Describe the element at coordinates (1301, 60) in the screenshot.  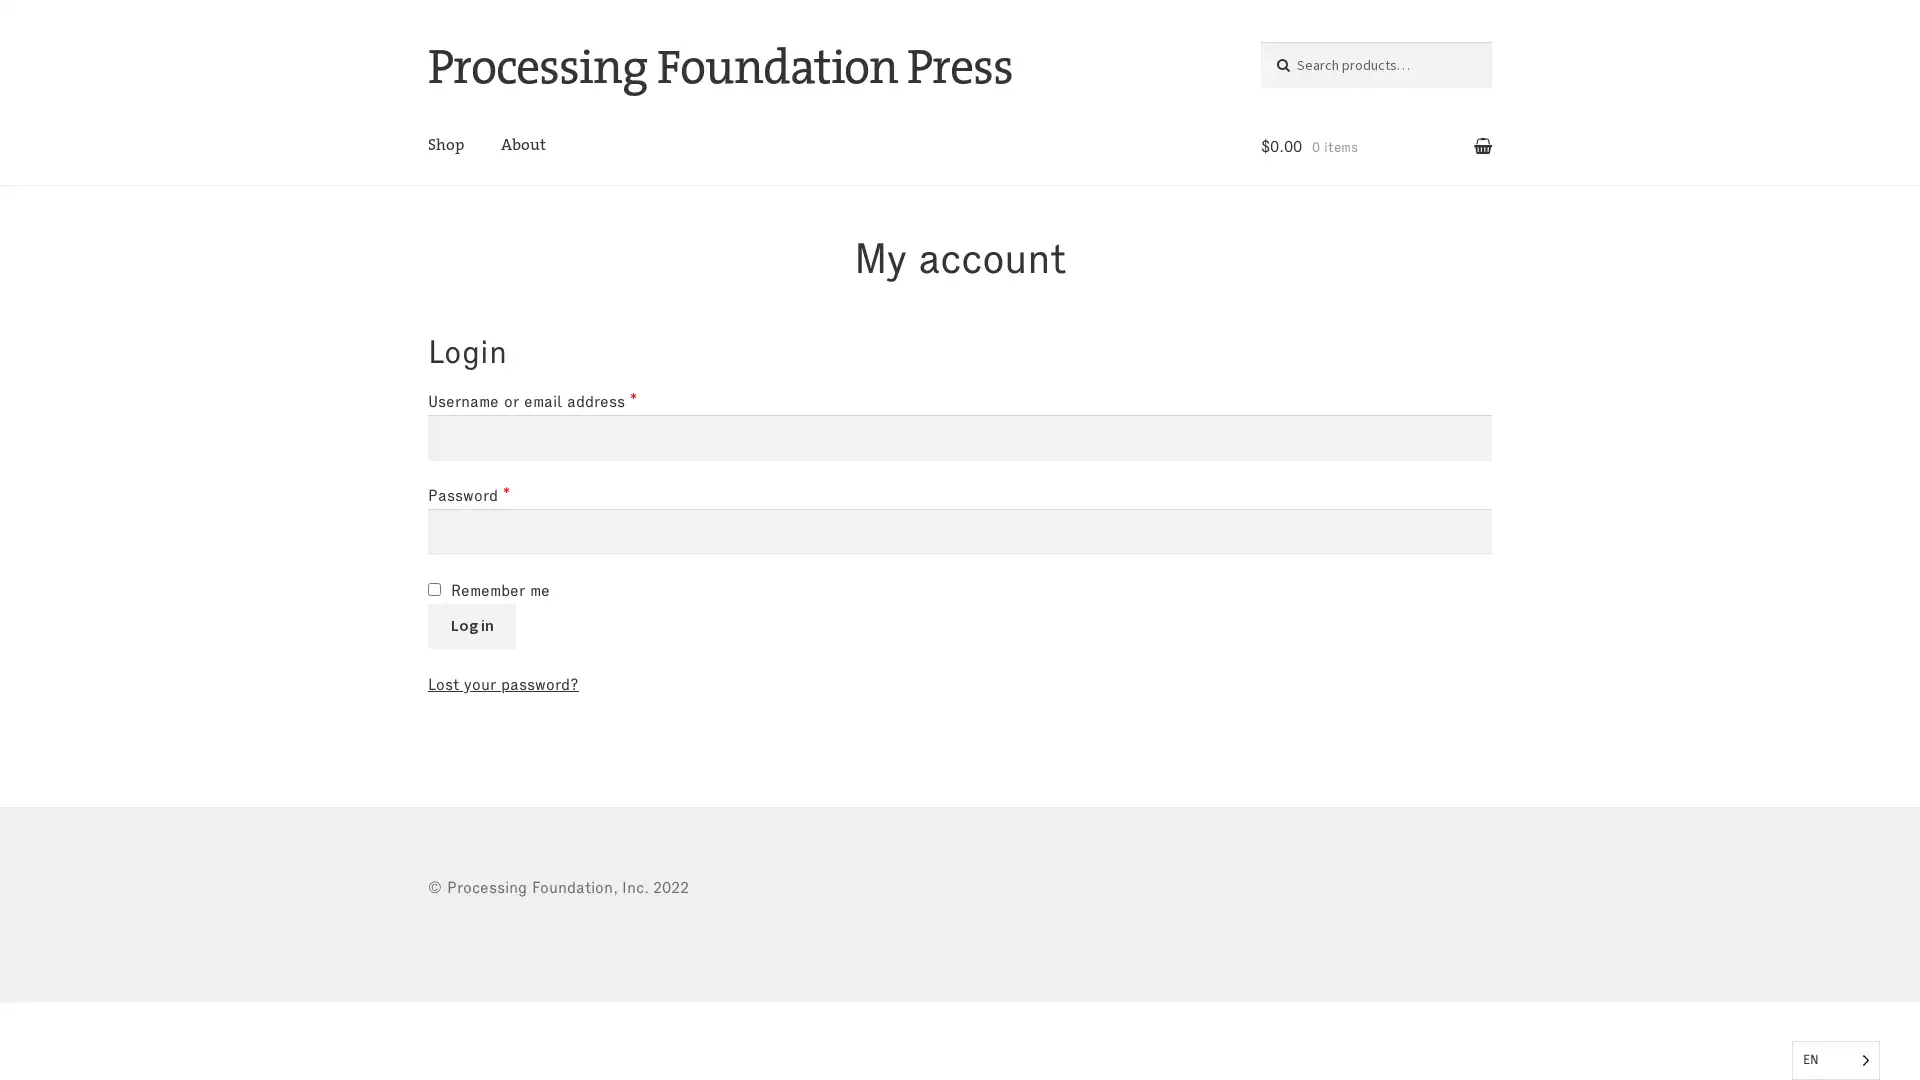
I see `Search` at that location.